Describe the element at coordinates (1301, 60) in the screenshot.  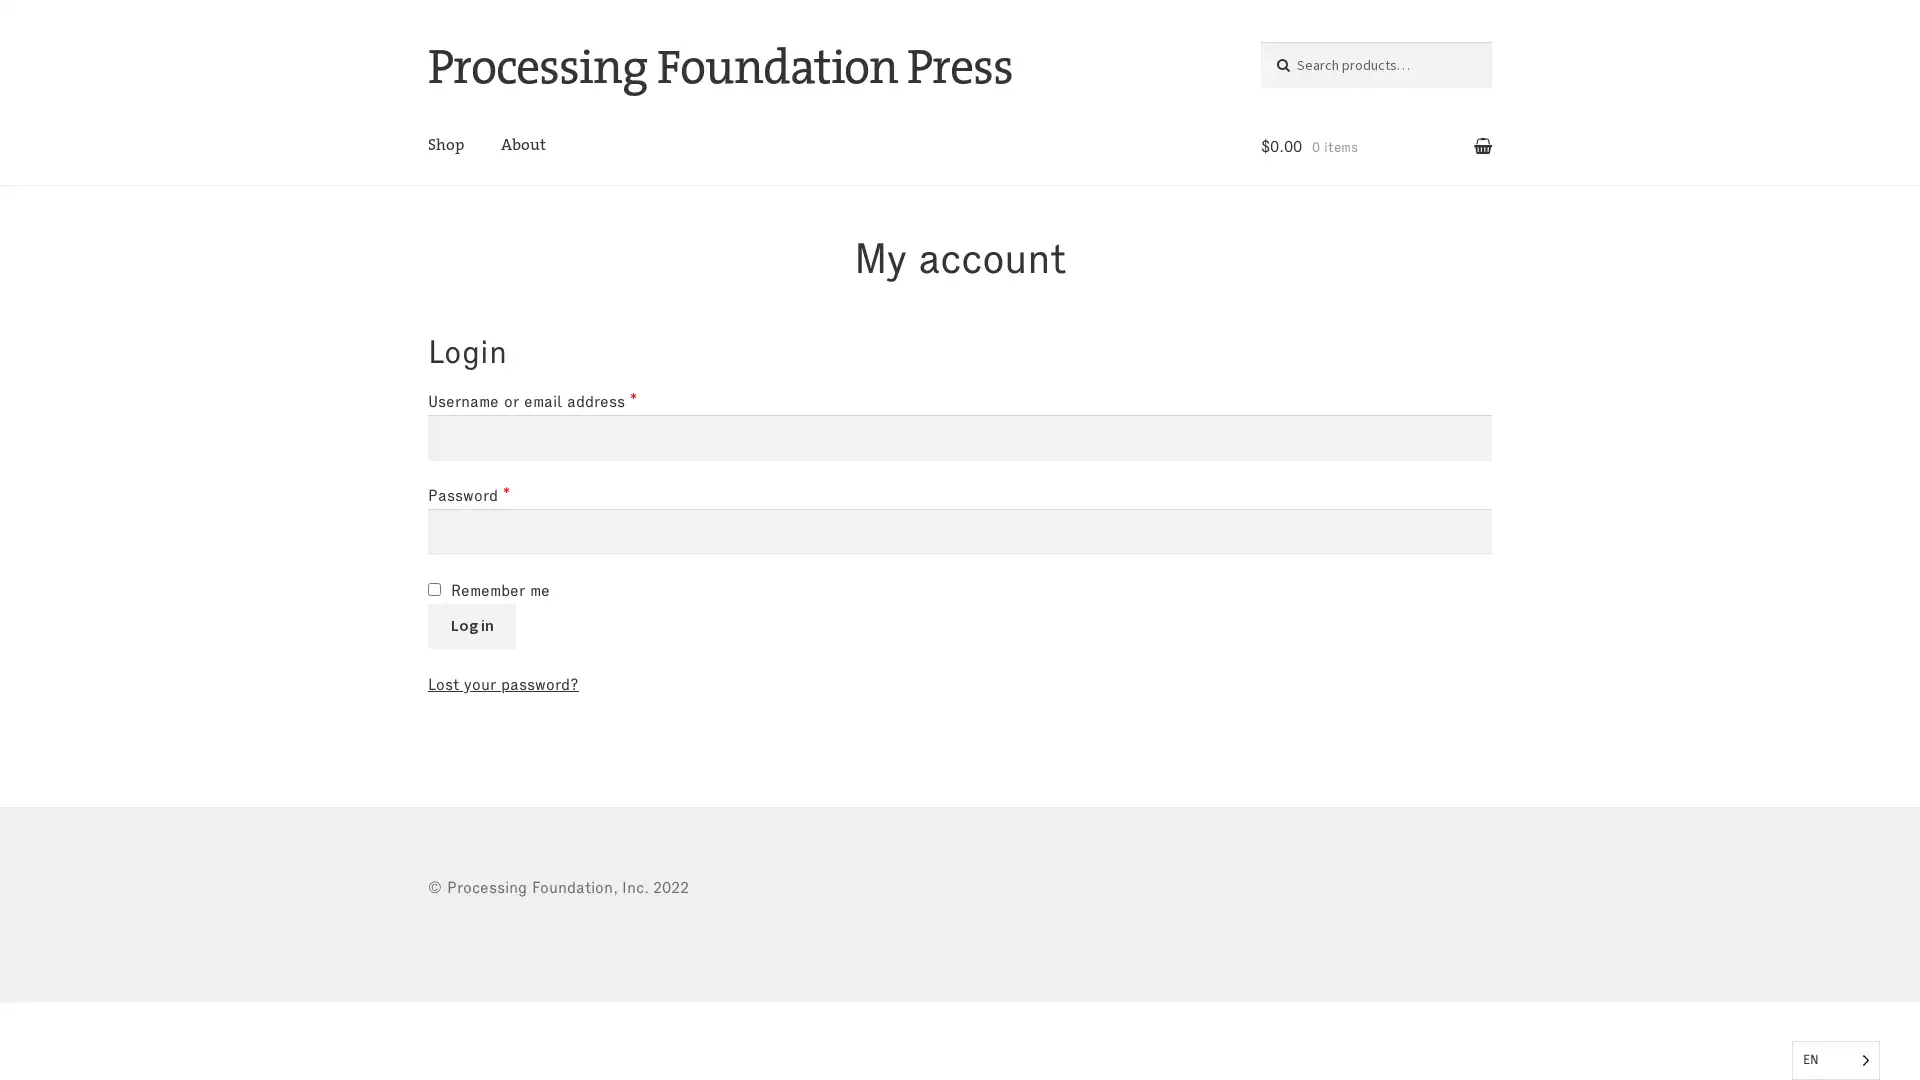
I see `Search` at that location.